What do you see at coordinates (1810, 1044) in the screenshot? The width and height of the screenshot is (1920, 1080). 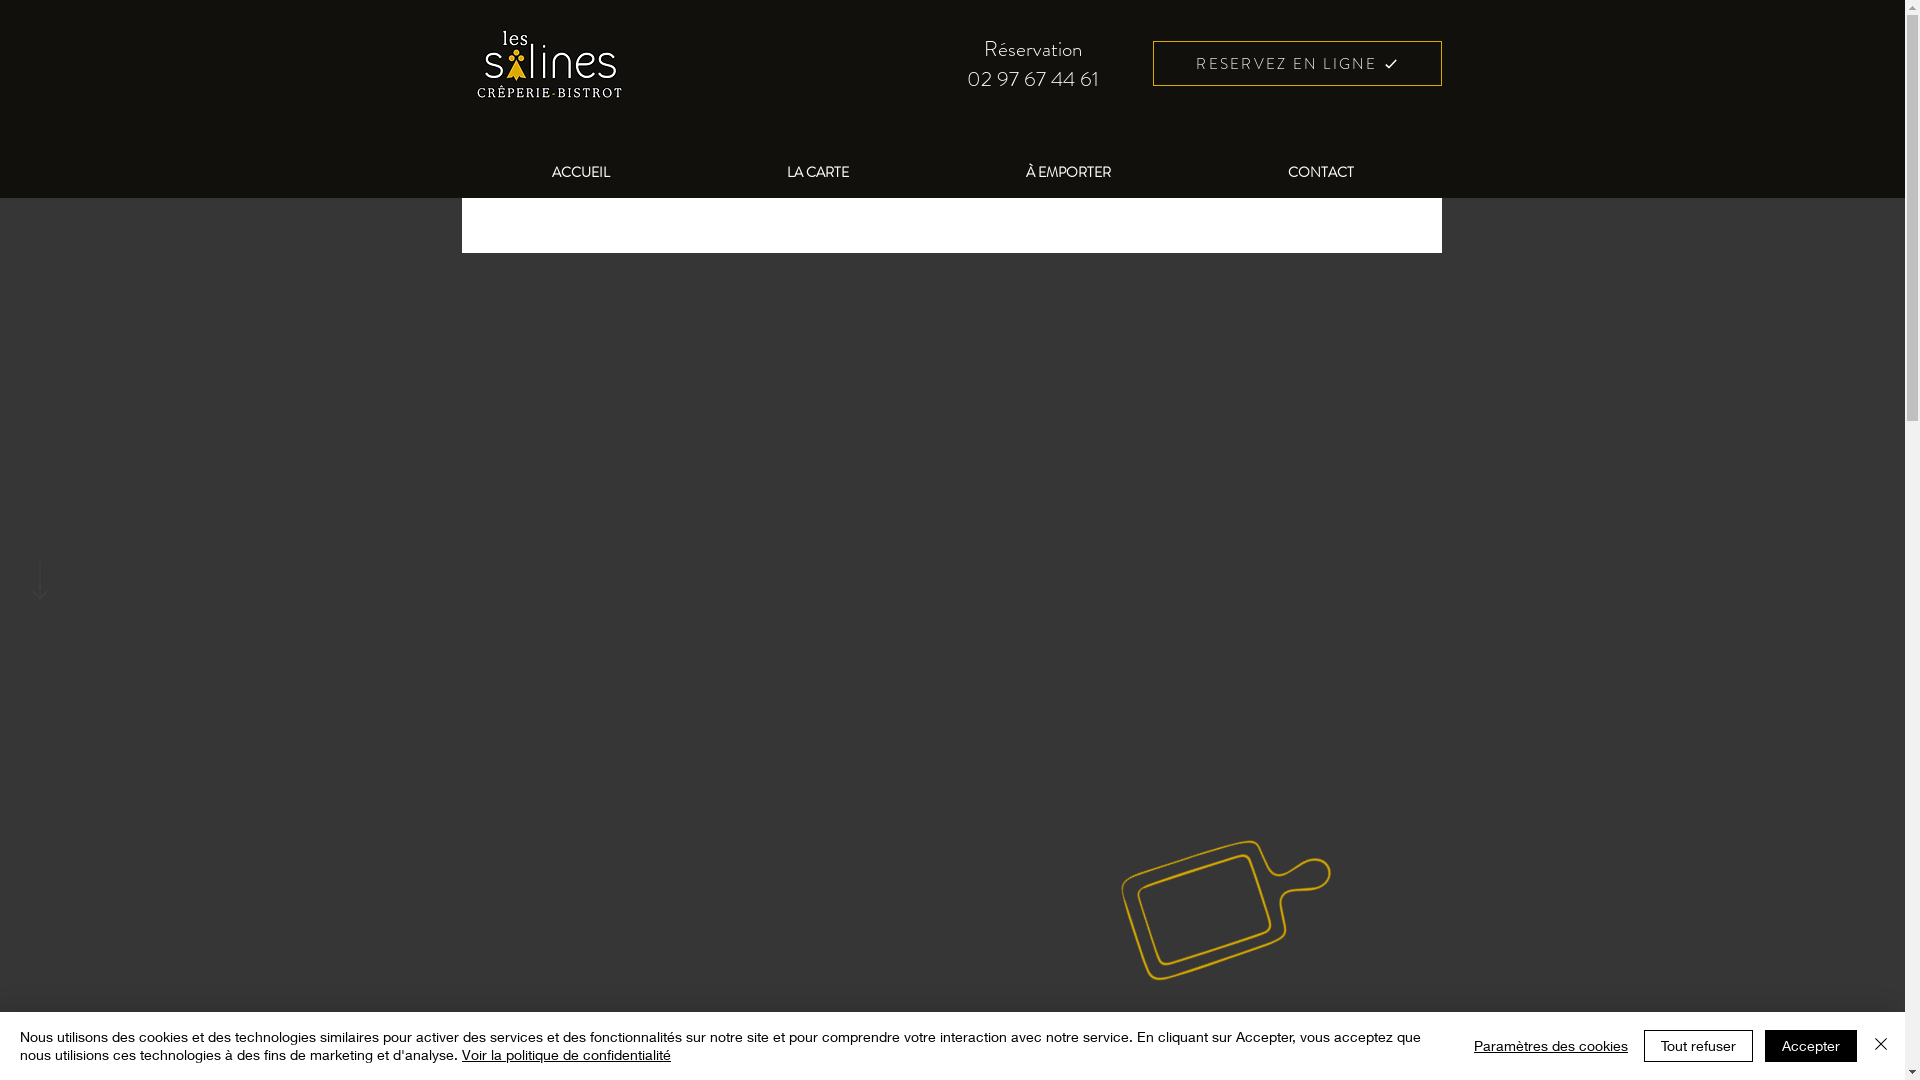 I see `'Accepter'` at bounding box center [1810, 1044].